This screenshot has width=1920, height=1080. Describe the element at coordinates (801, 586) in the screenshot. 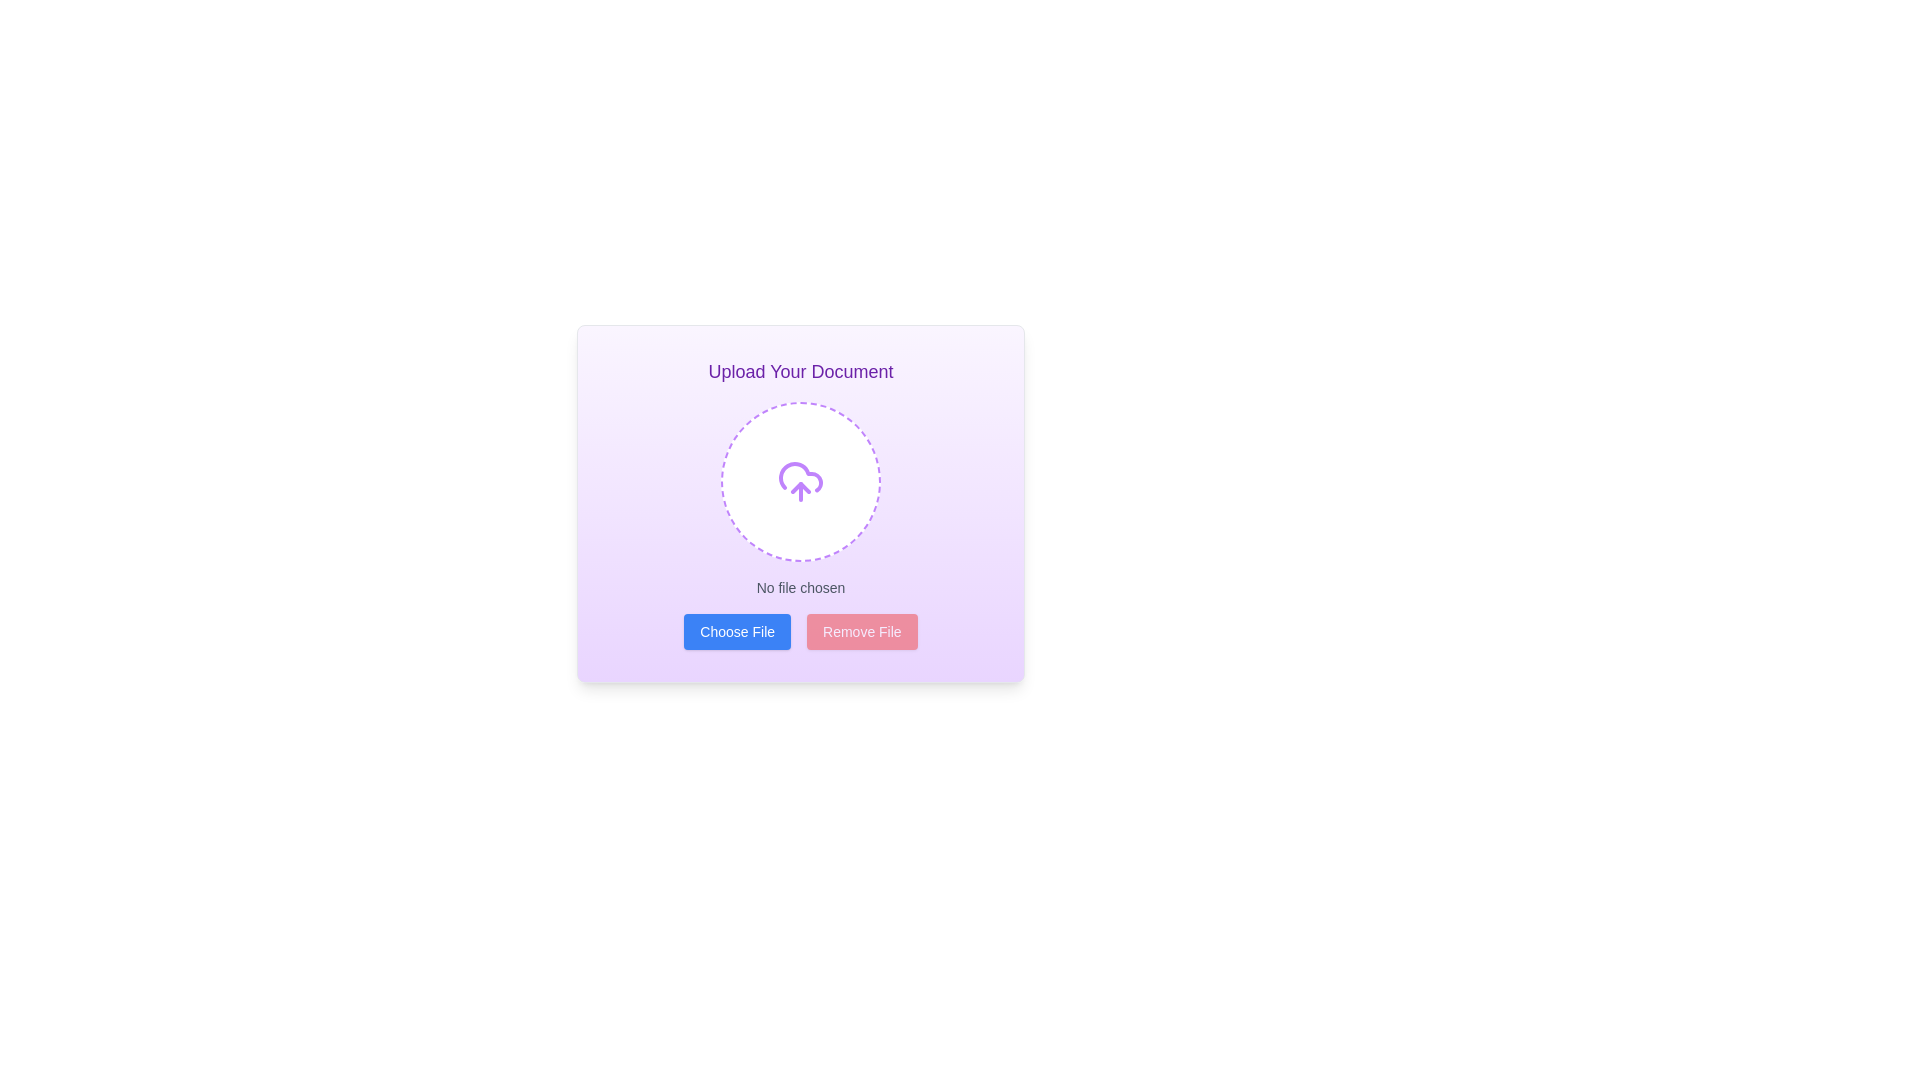

I see `the non-interactive label indicating that no file has been selected, which is located beneath the upload icon and above the 'Choose File' and 'Remove File' buttons in the 'Upload Your Document' panel` at that location.